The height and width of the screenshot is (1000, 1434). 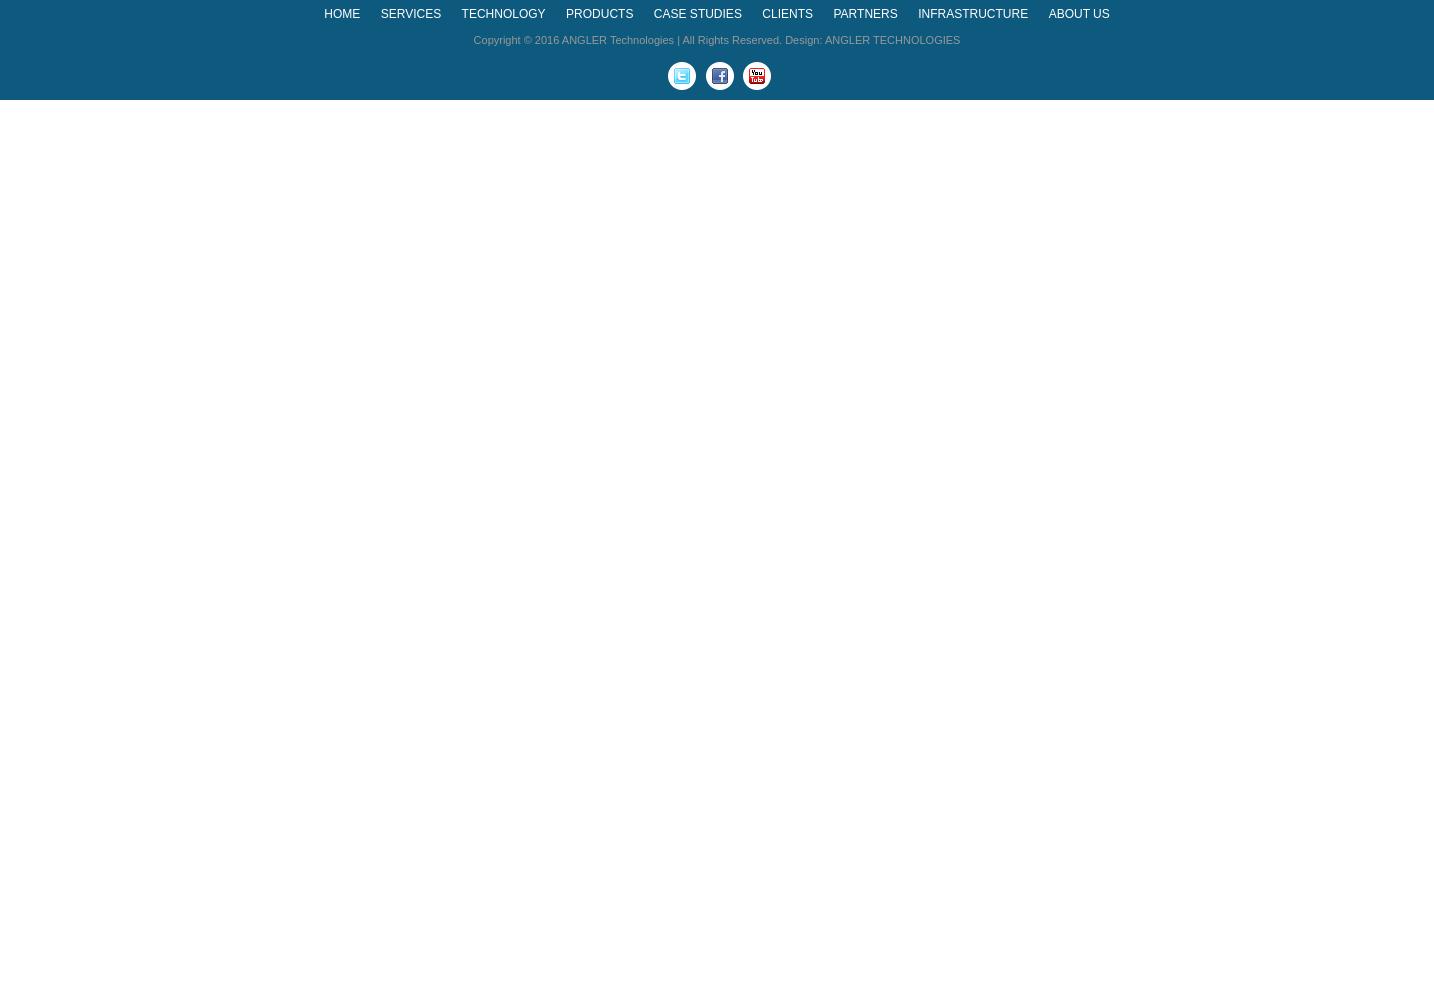 What do you see at coordinates (832, 14) in the screenshot?
I see `'PARTNERS'` at bounding box center [832, 14].